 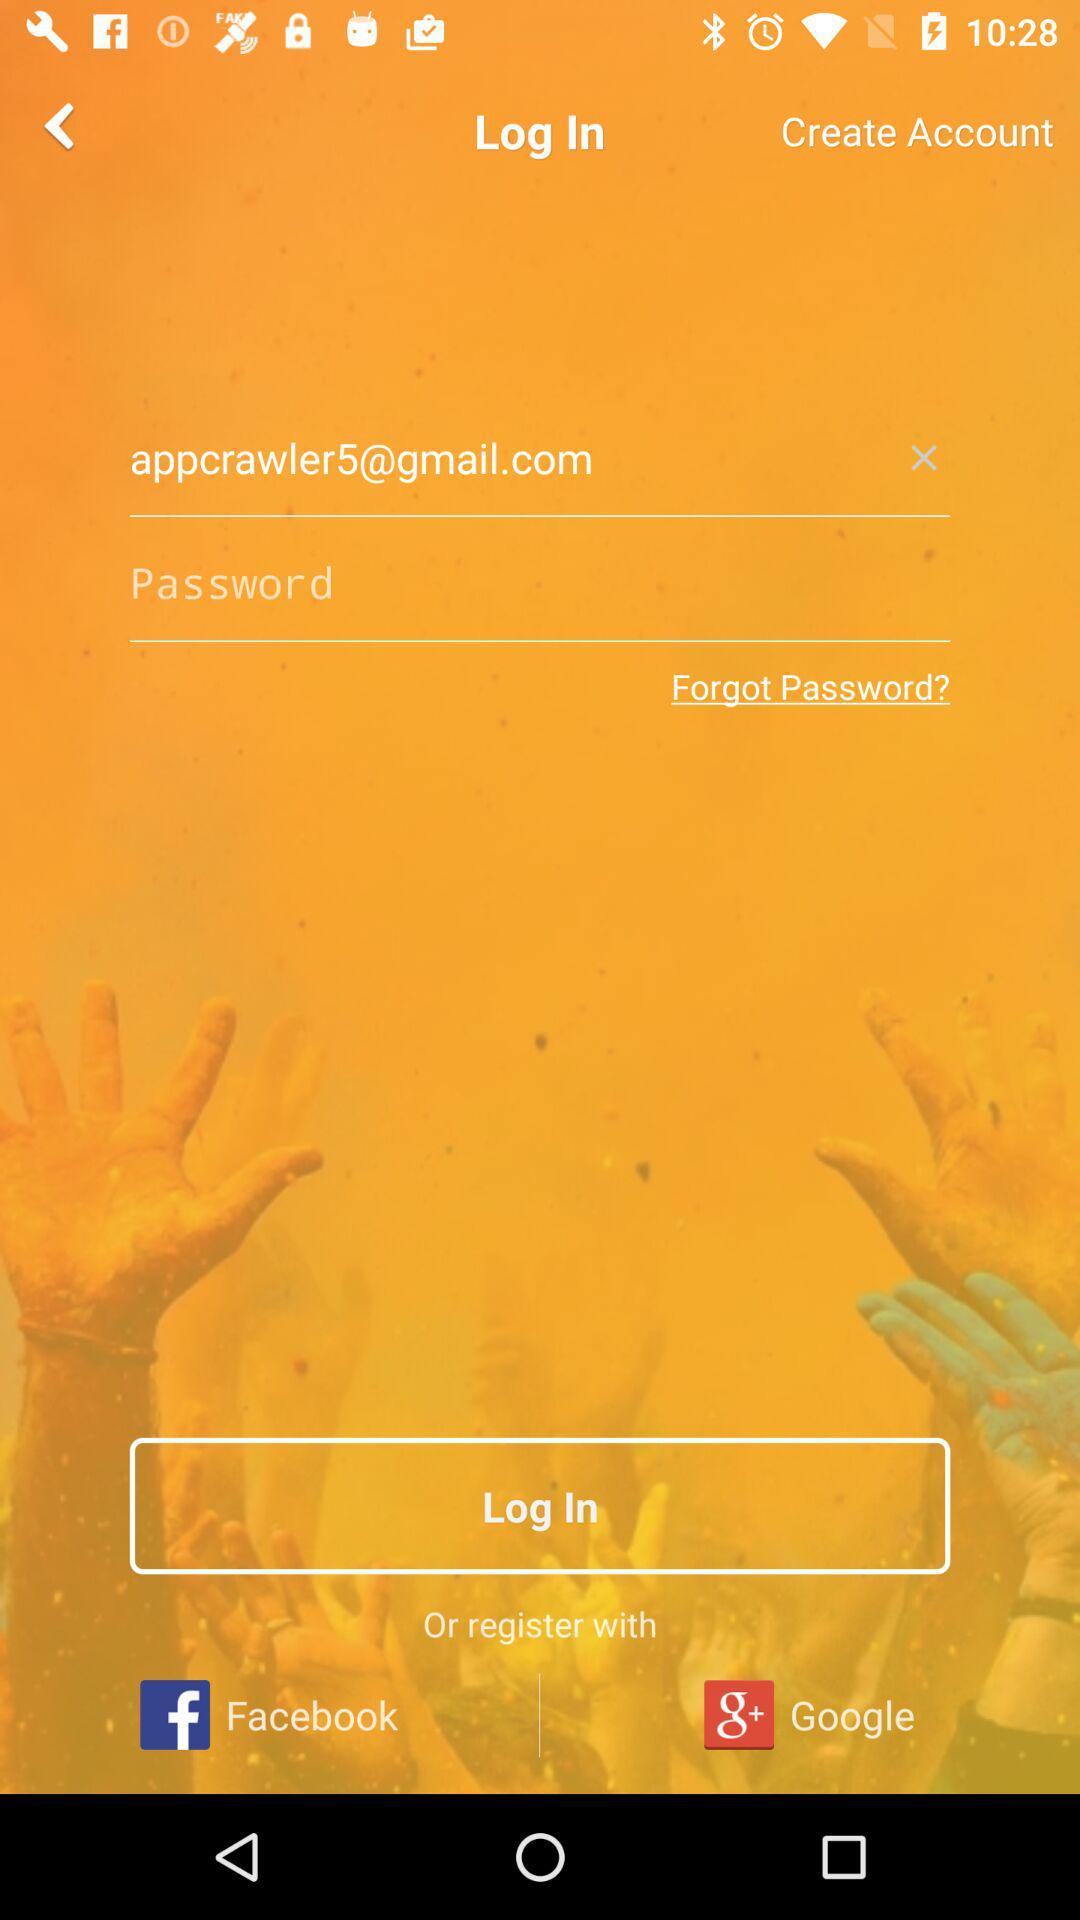 What do you see at coordinates (61, 124) in the screenshot?
I see `the arrow_backward icon` at bounding box center [61, 124].